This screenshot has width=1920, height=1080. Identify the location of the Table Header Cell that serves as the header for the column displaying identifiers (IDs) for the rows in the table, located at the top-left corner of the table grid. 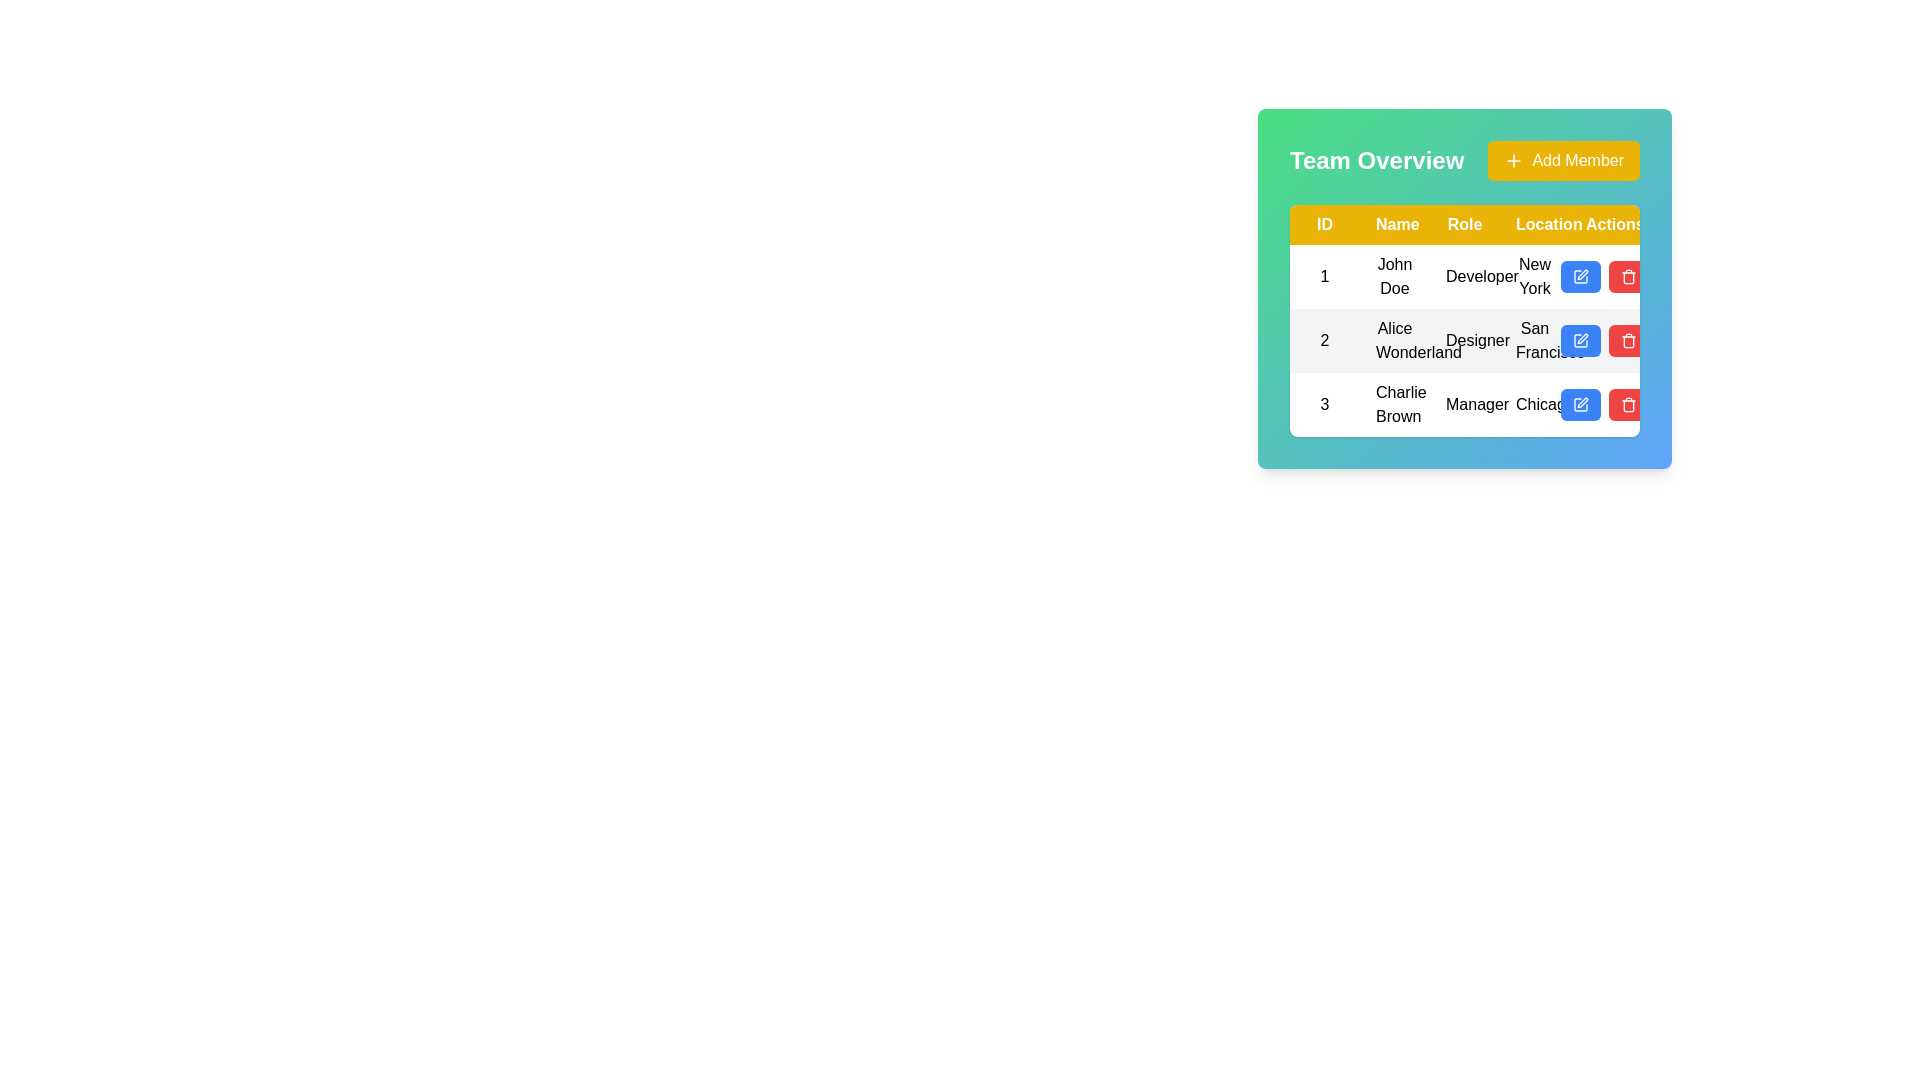
(1324, 224).